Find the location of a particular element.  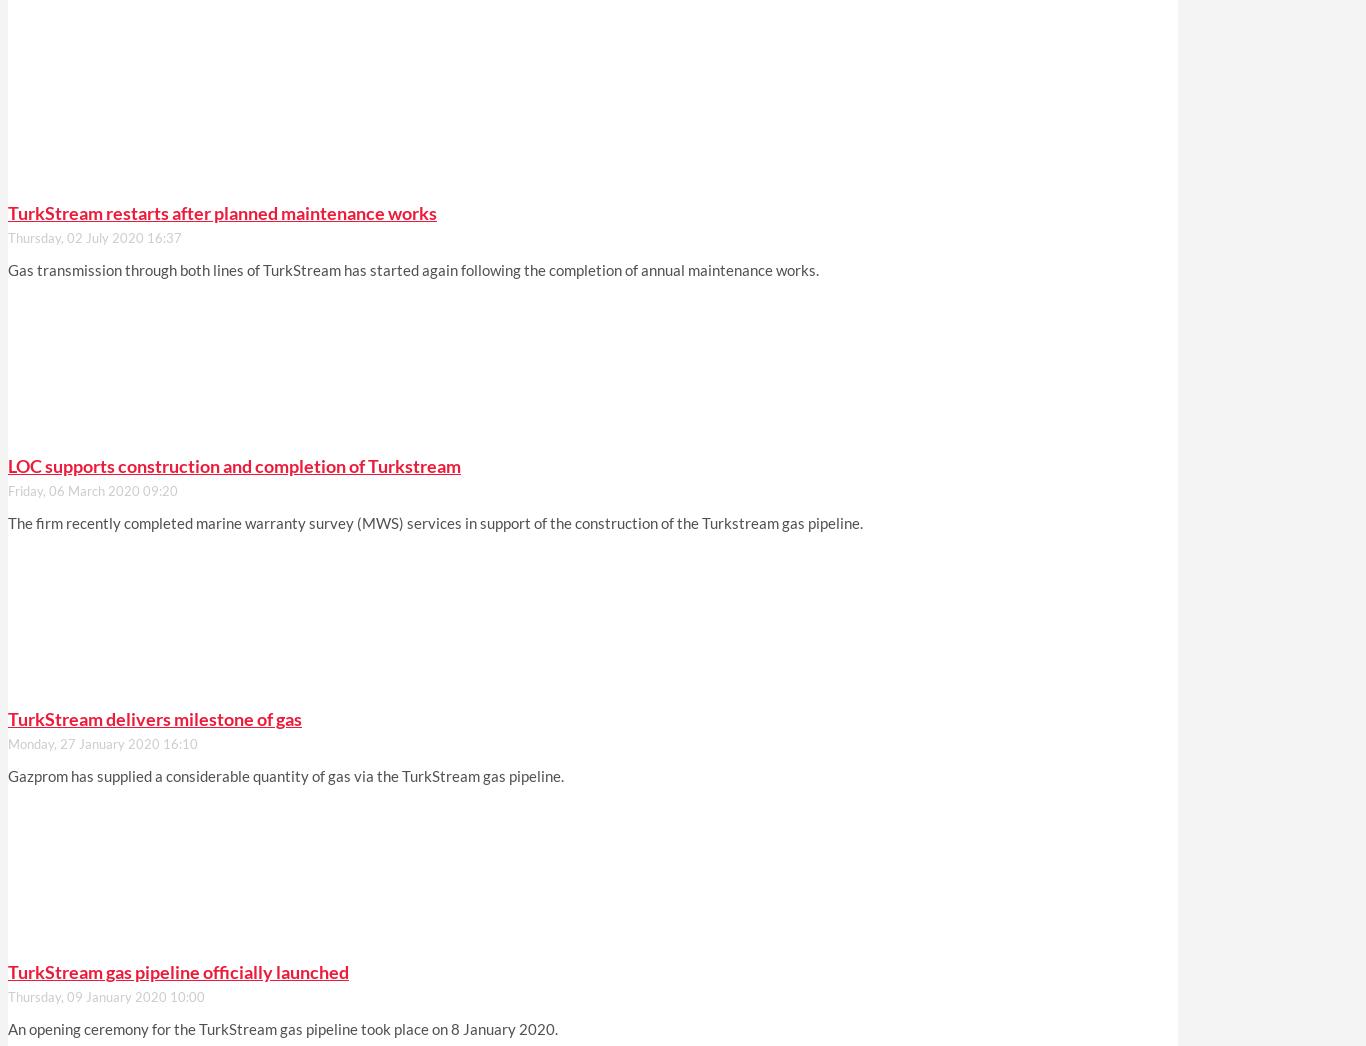

'An opening ceremony for the TurkStream gas pipeline took place on 8 January 2020.' is located at coordinates (283, 1028).